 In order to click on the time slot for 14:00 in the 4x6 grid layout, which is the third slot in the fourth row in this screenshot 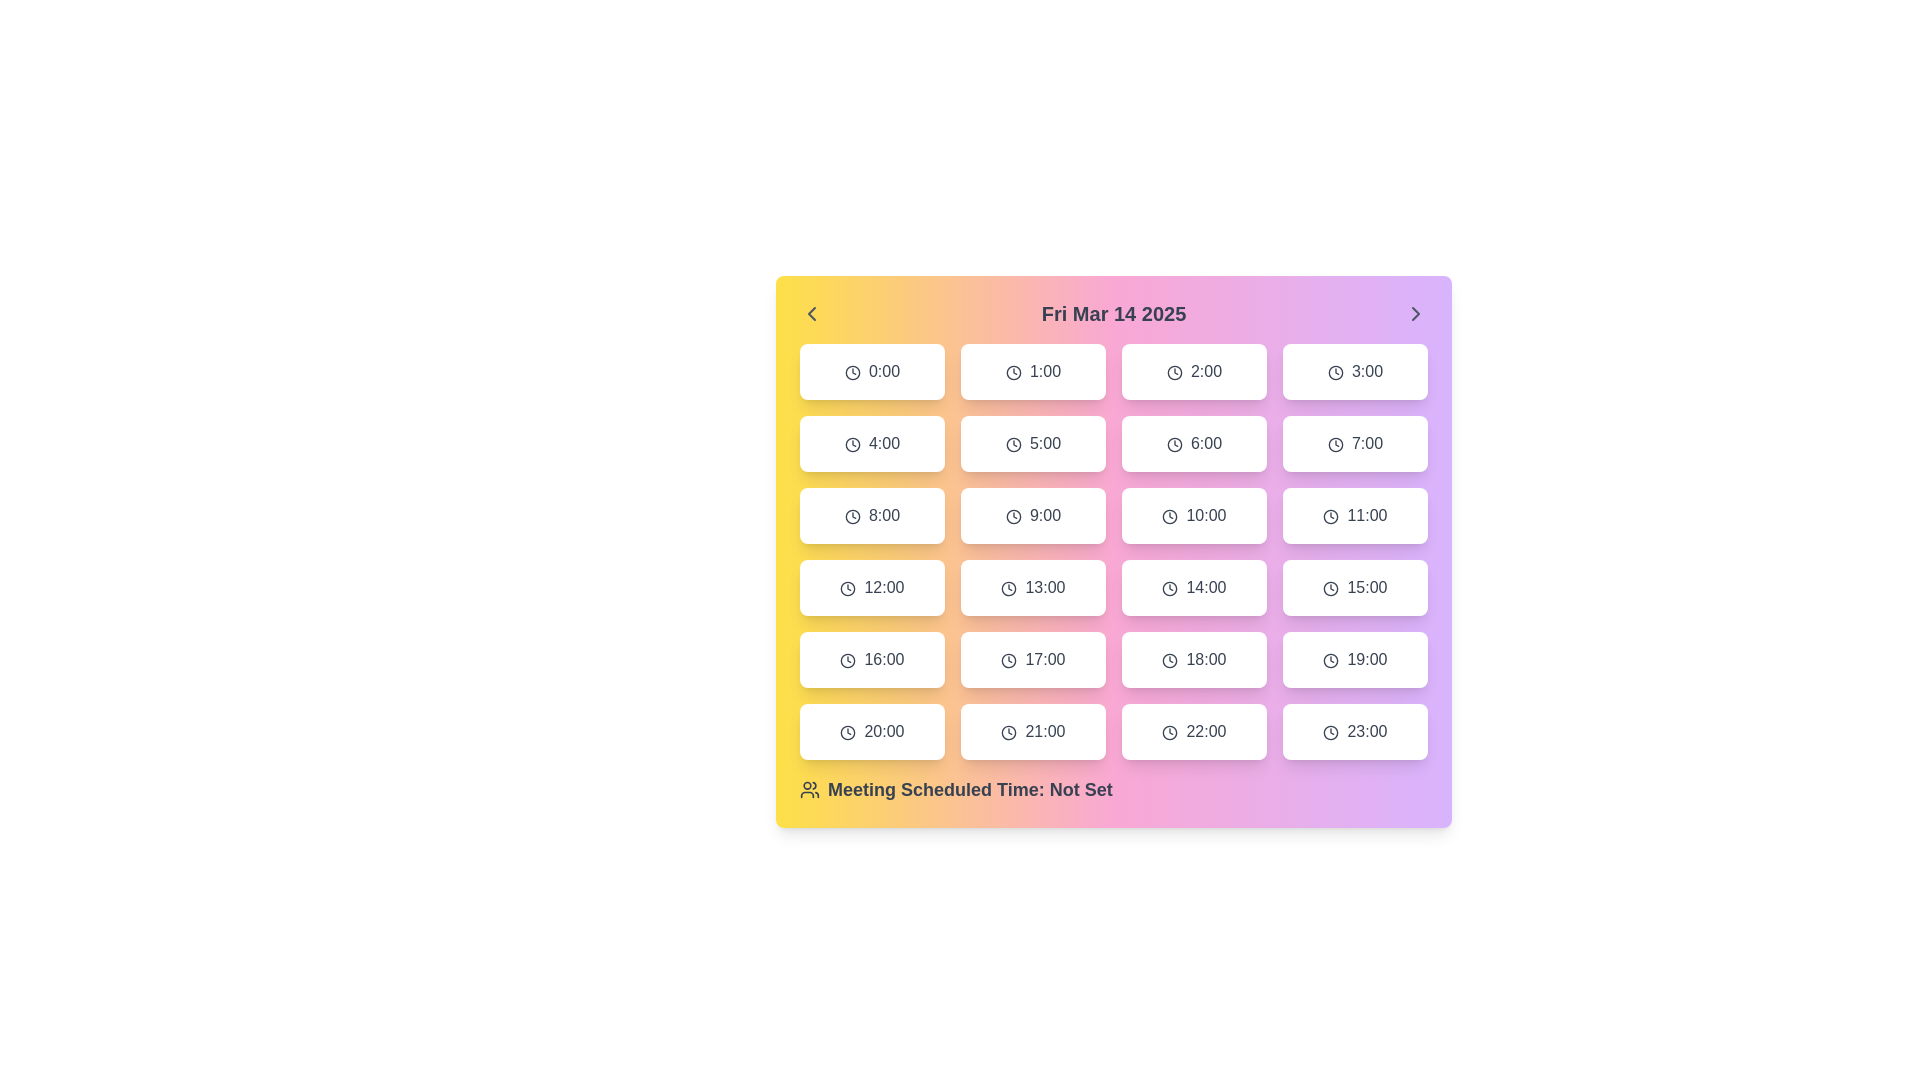, I will do `click(1112, 551)`.